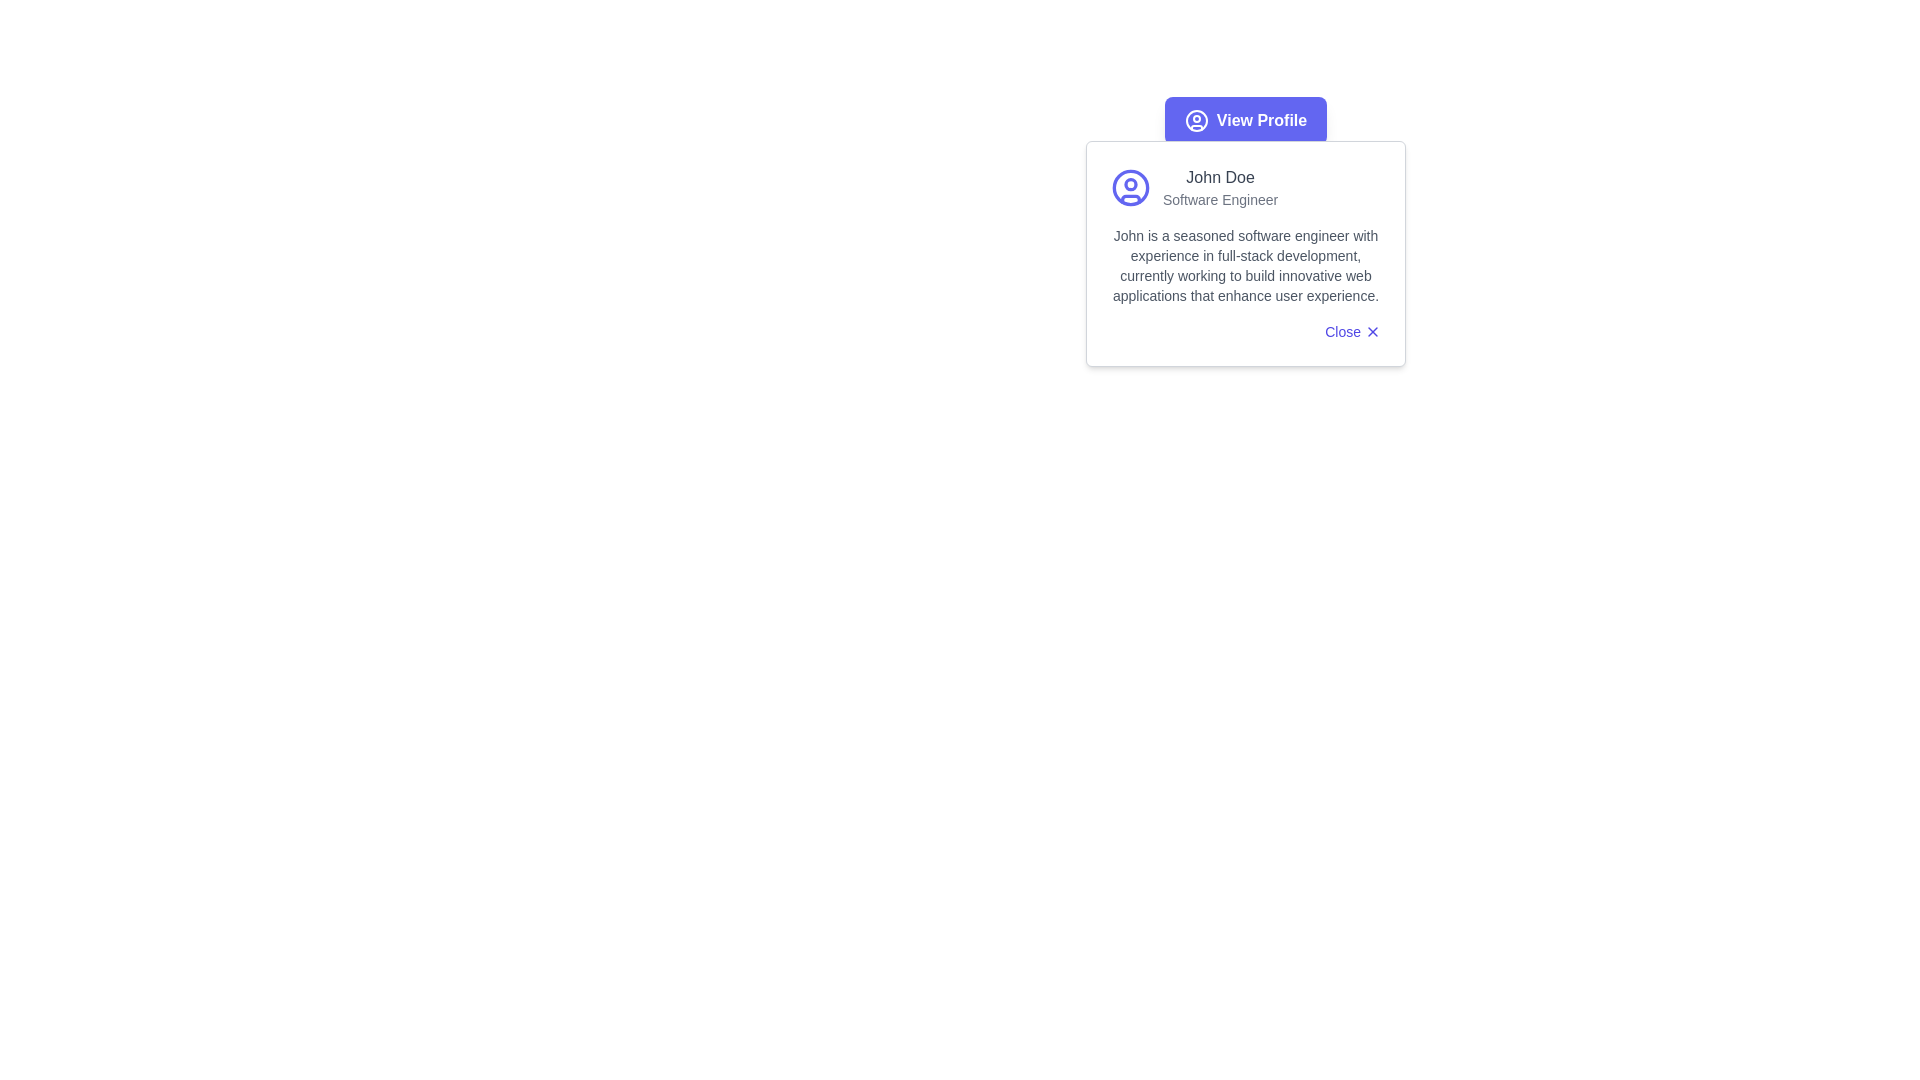  Describe the element at coordinates (1245, 120) in the screenshot. I see `the button located at the top of the modal layout` at that location.